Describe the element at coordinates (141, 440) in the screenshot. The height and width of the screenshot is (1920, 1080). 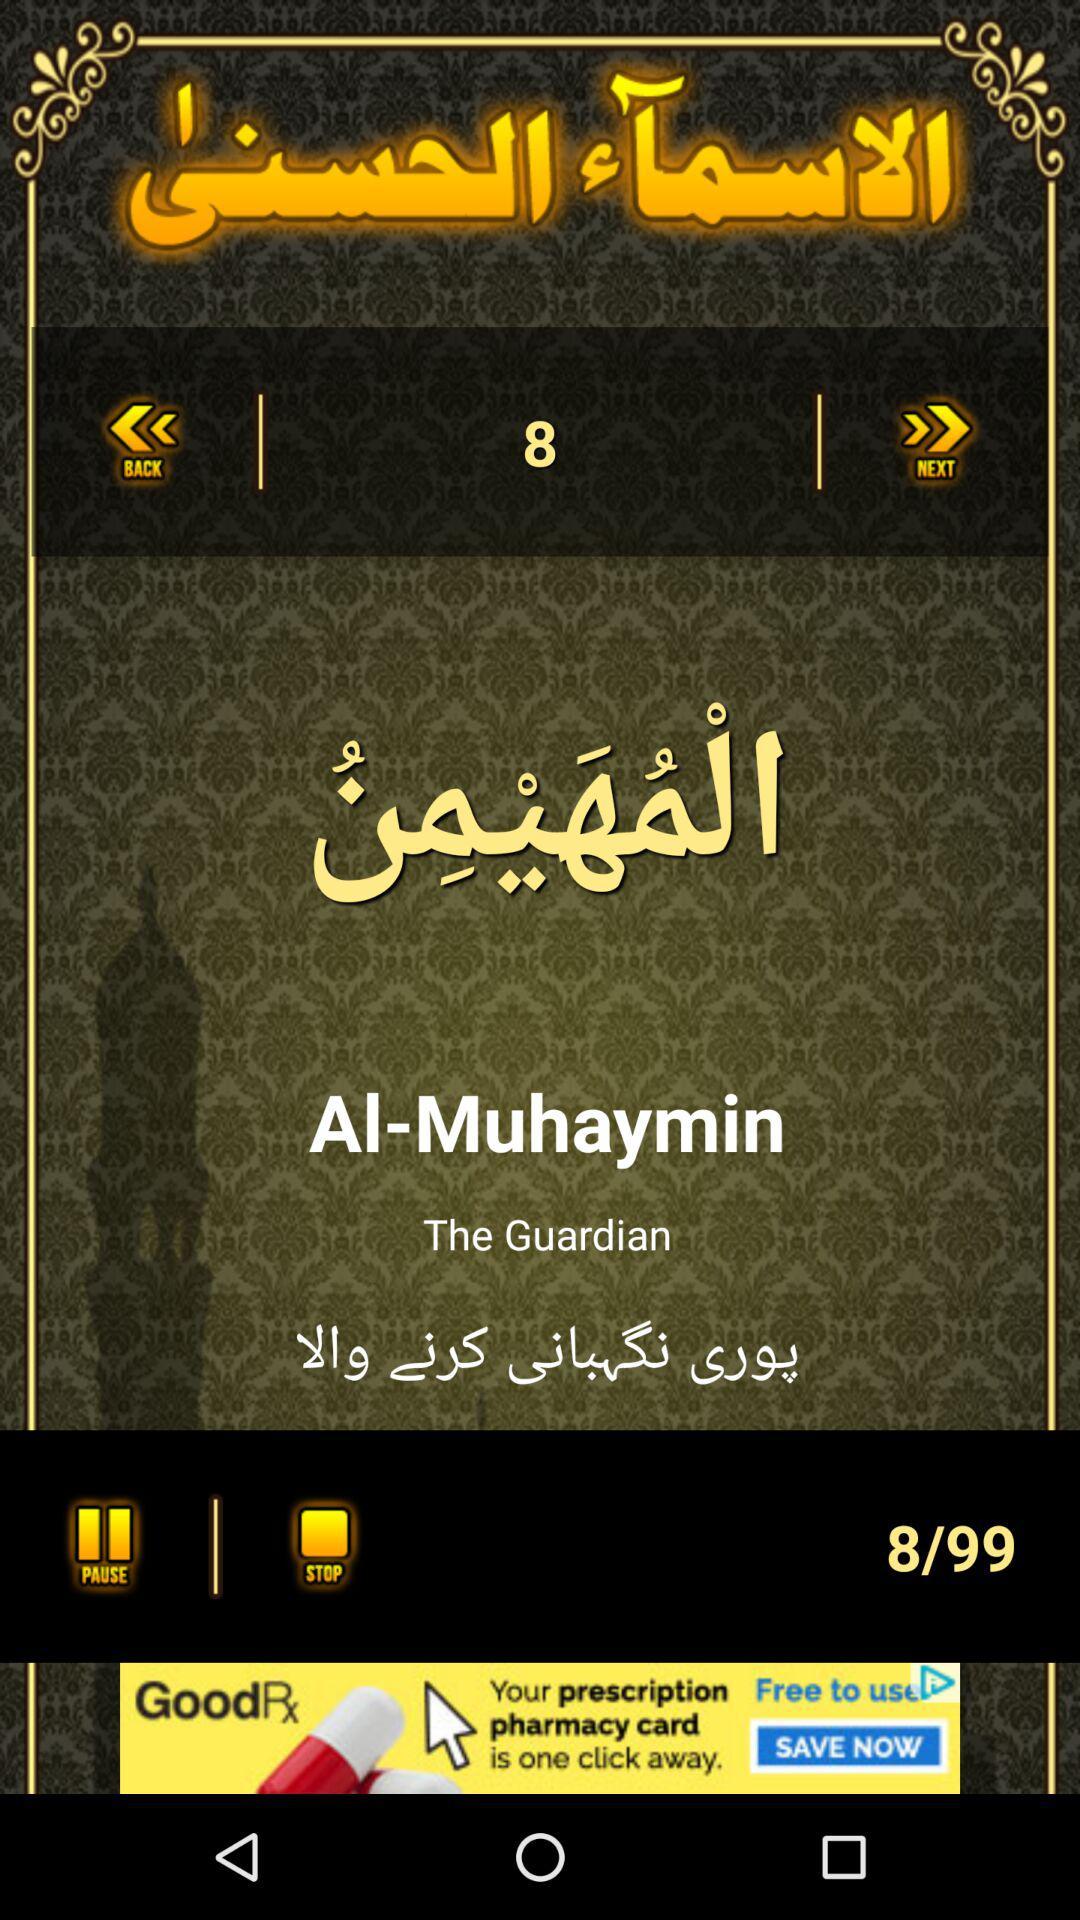
I see `go back` at that location.